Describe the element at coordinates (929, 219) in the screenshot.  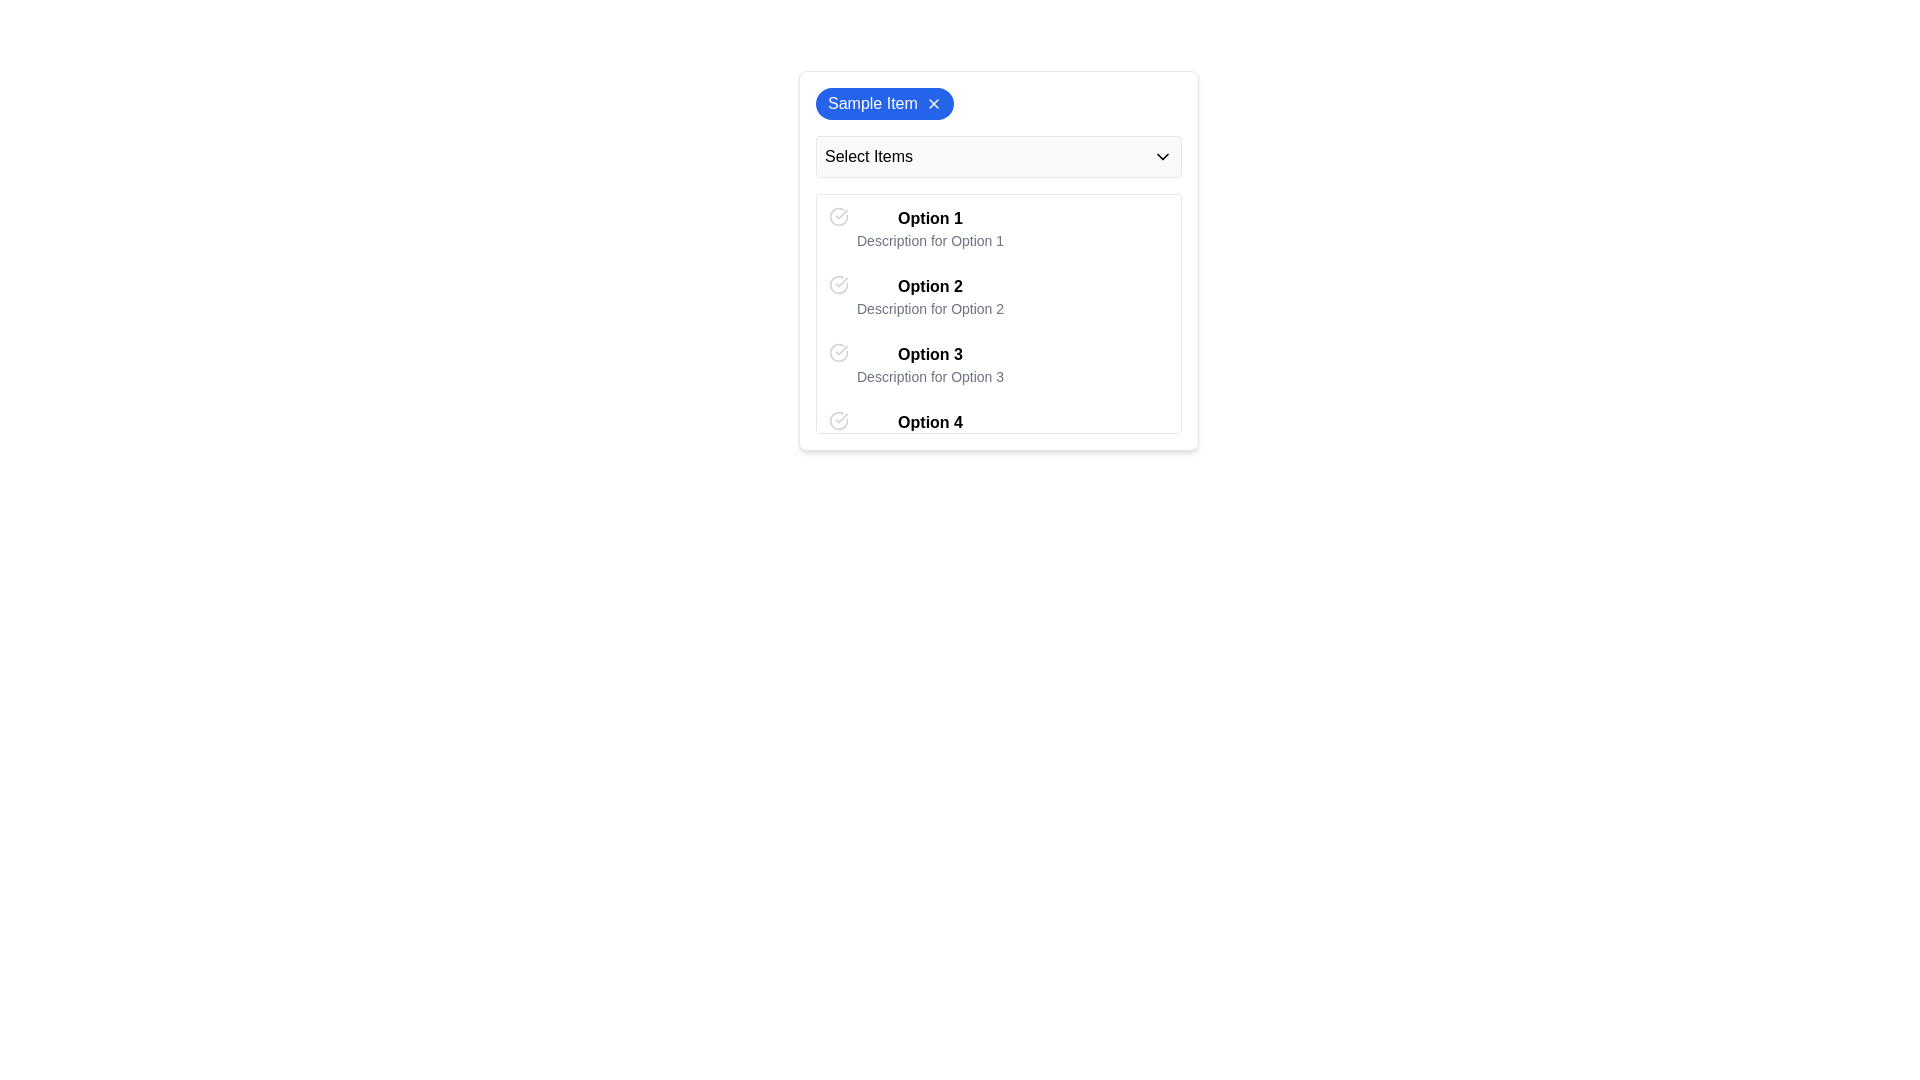
I see `the text label or header that serves as the title for the first selectable option in the dropdown list` at that location.